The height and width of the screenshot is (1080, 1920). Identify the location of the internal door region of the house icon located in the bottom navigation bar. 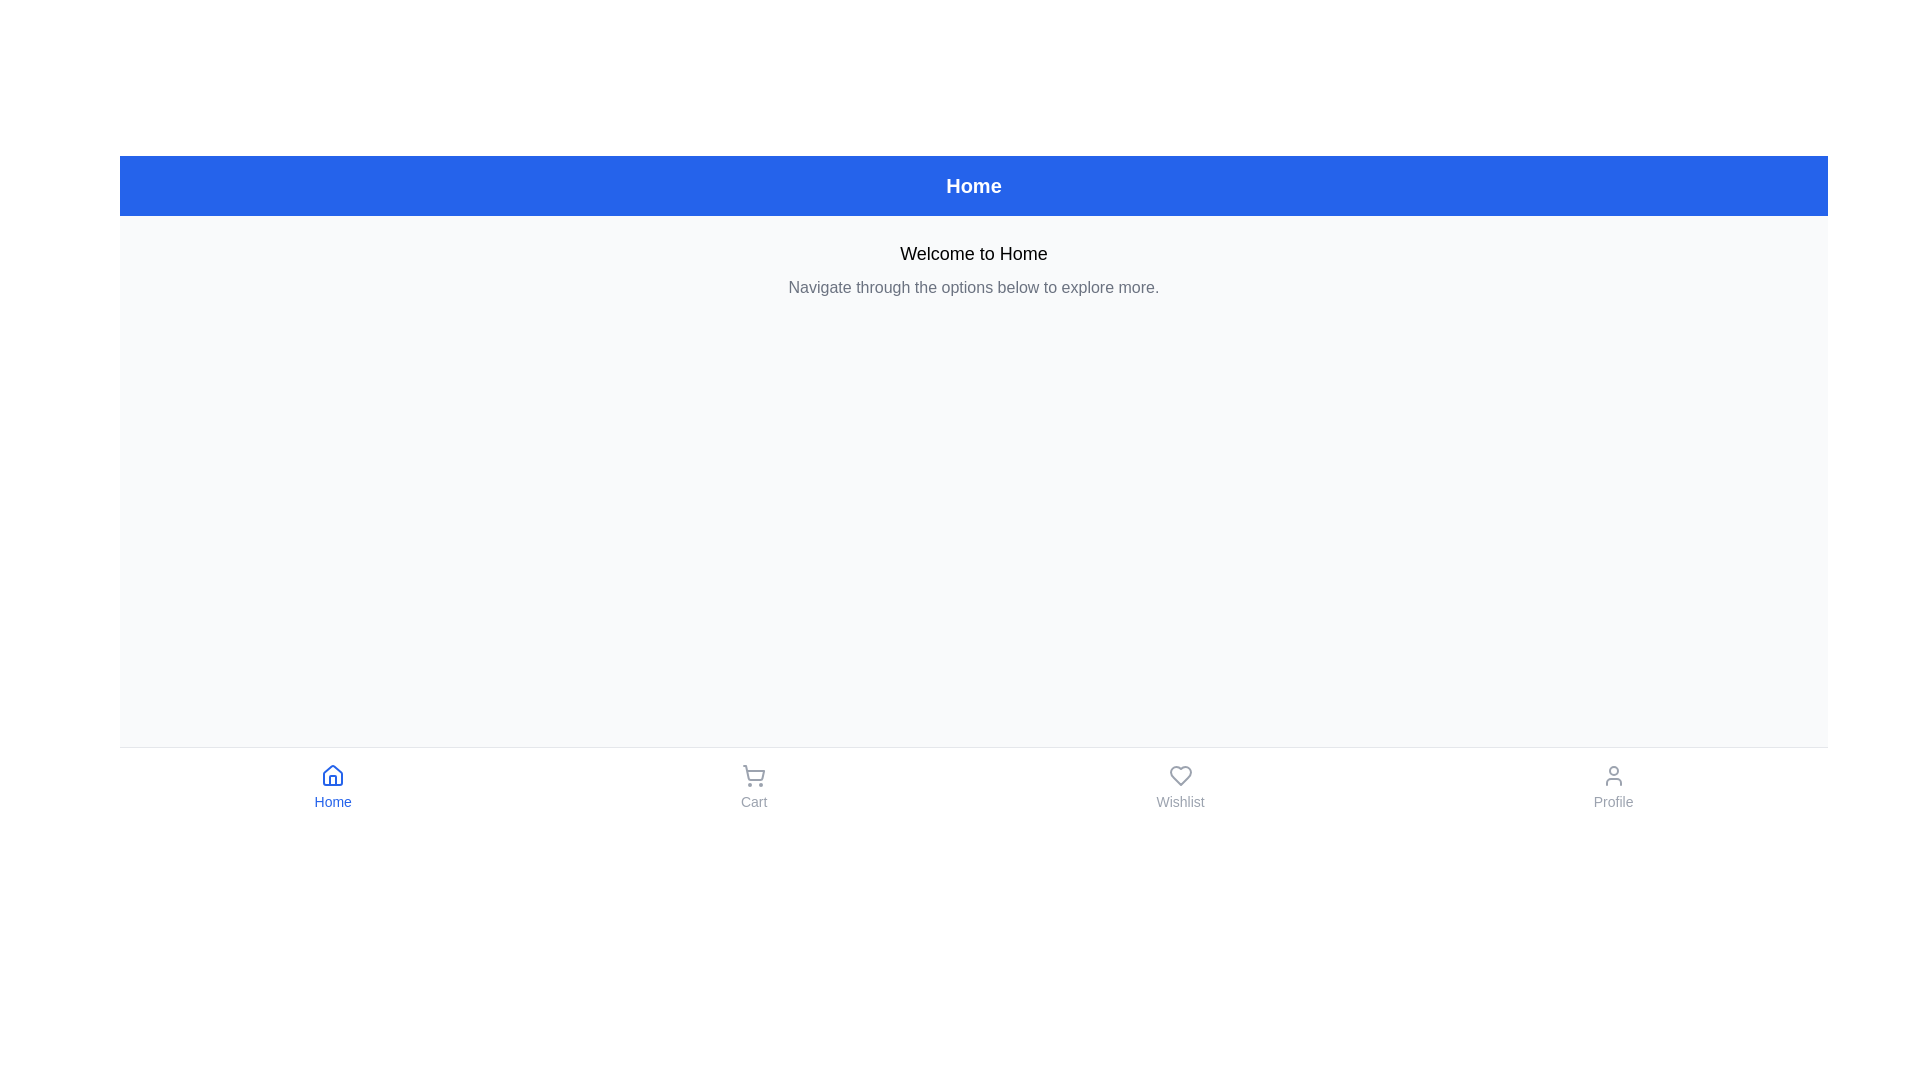
(333, 779).